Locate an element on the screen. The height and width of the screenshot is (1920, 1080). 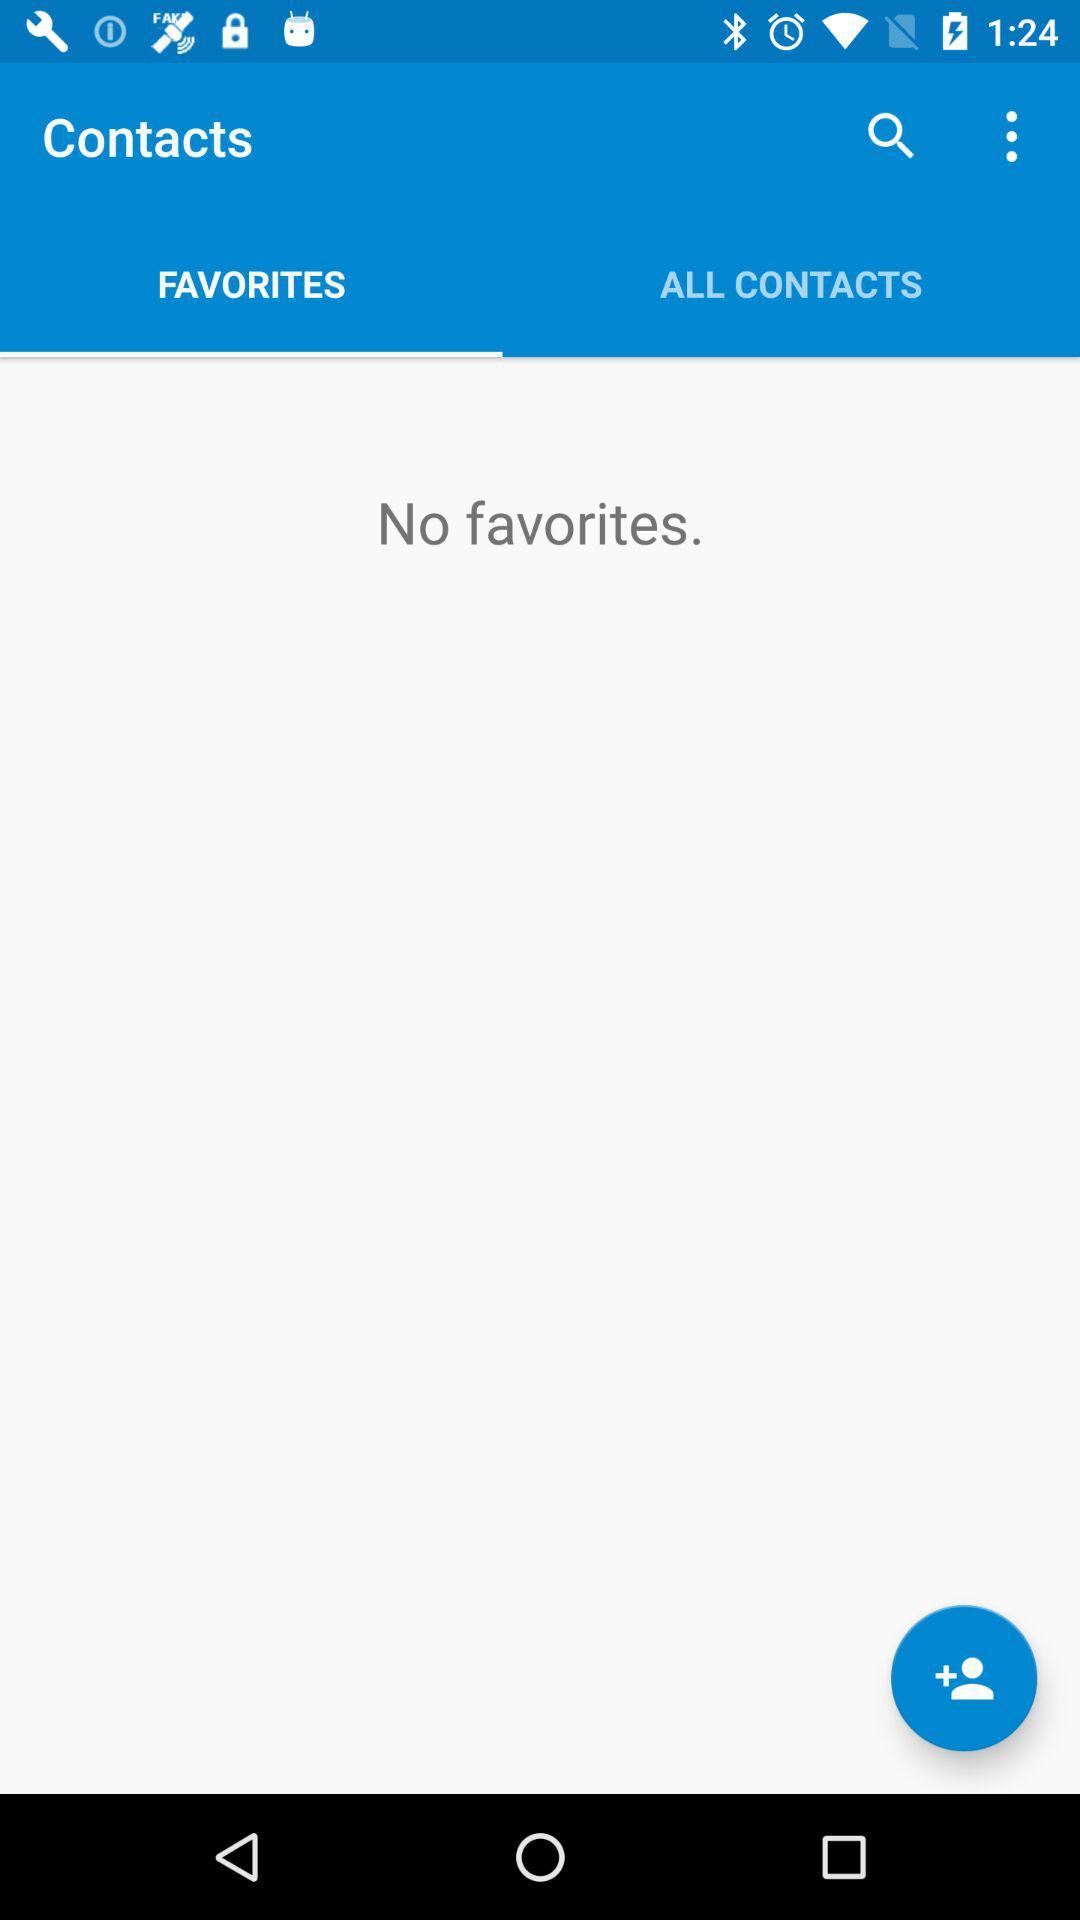
app above the all contacts app is located at coordinates (890, 135).